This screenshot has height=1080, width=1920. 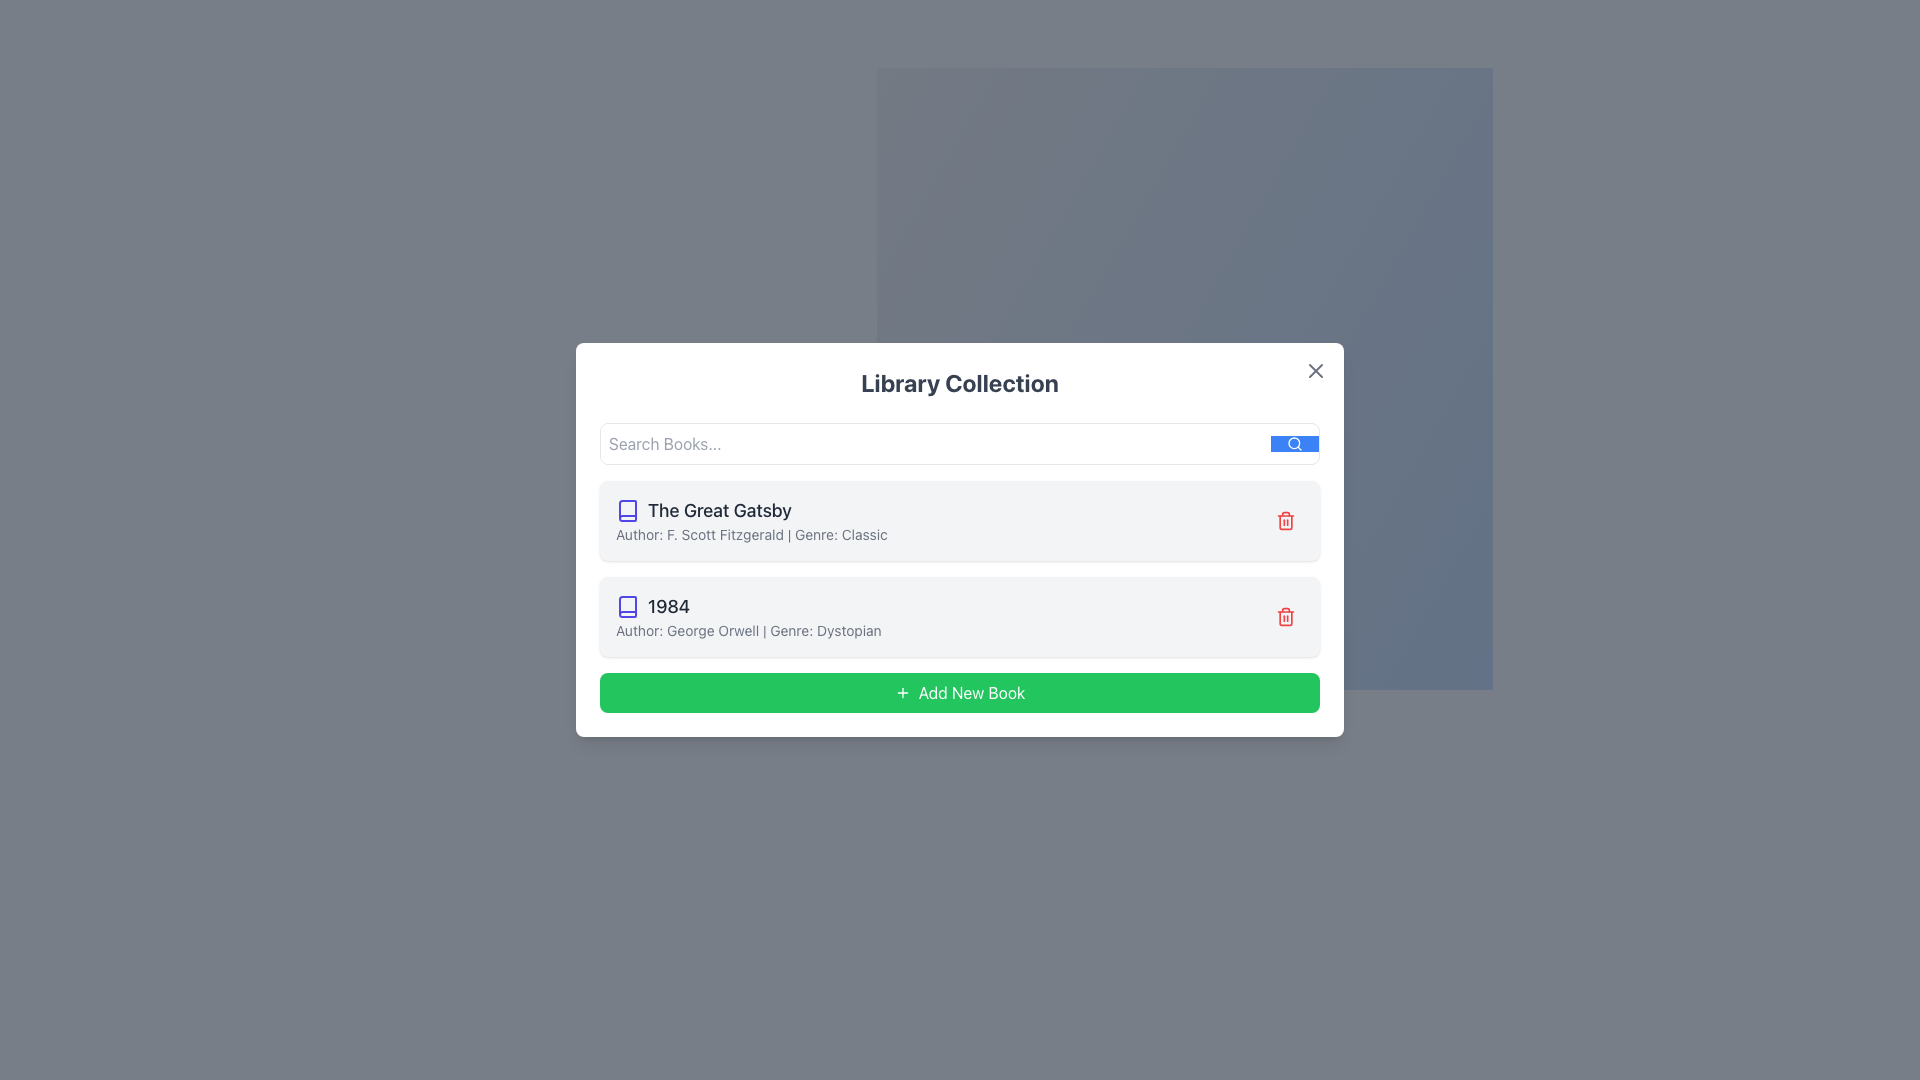 I want to click on the open book icon located to the left of the text 'The Great Gatsby' in the 'Library Collection' dialog box, so click(x=627, y=605).